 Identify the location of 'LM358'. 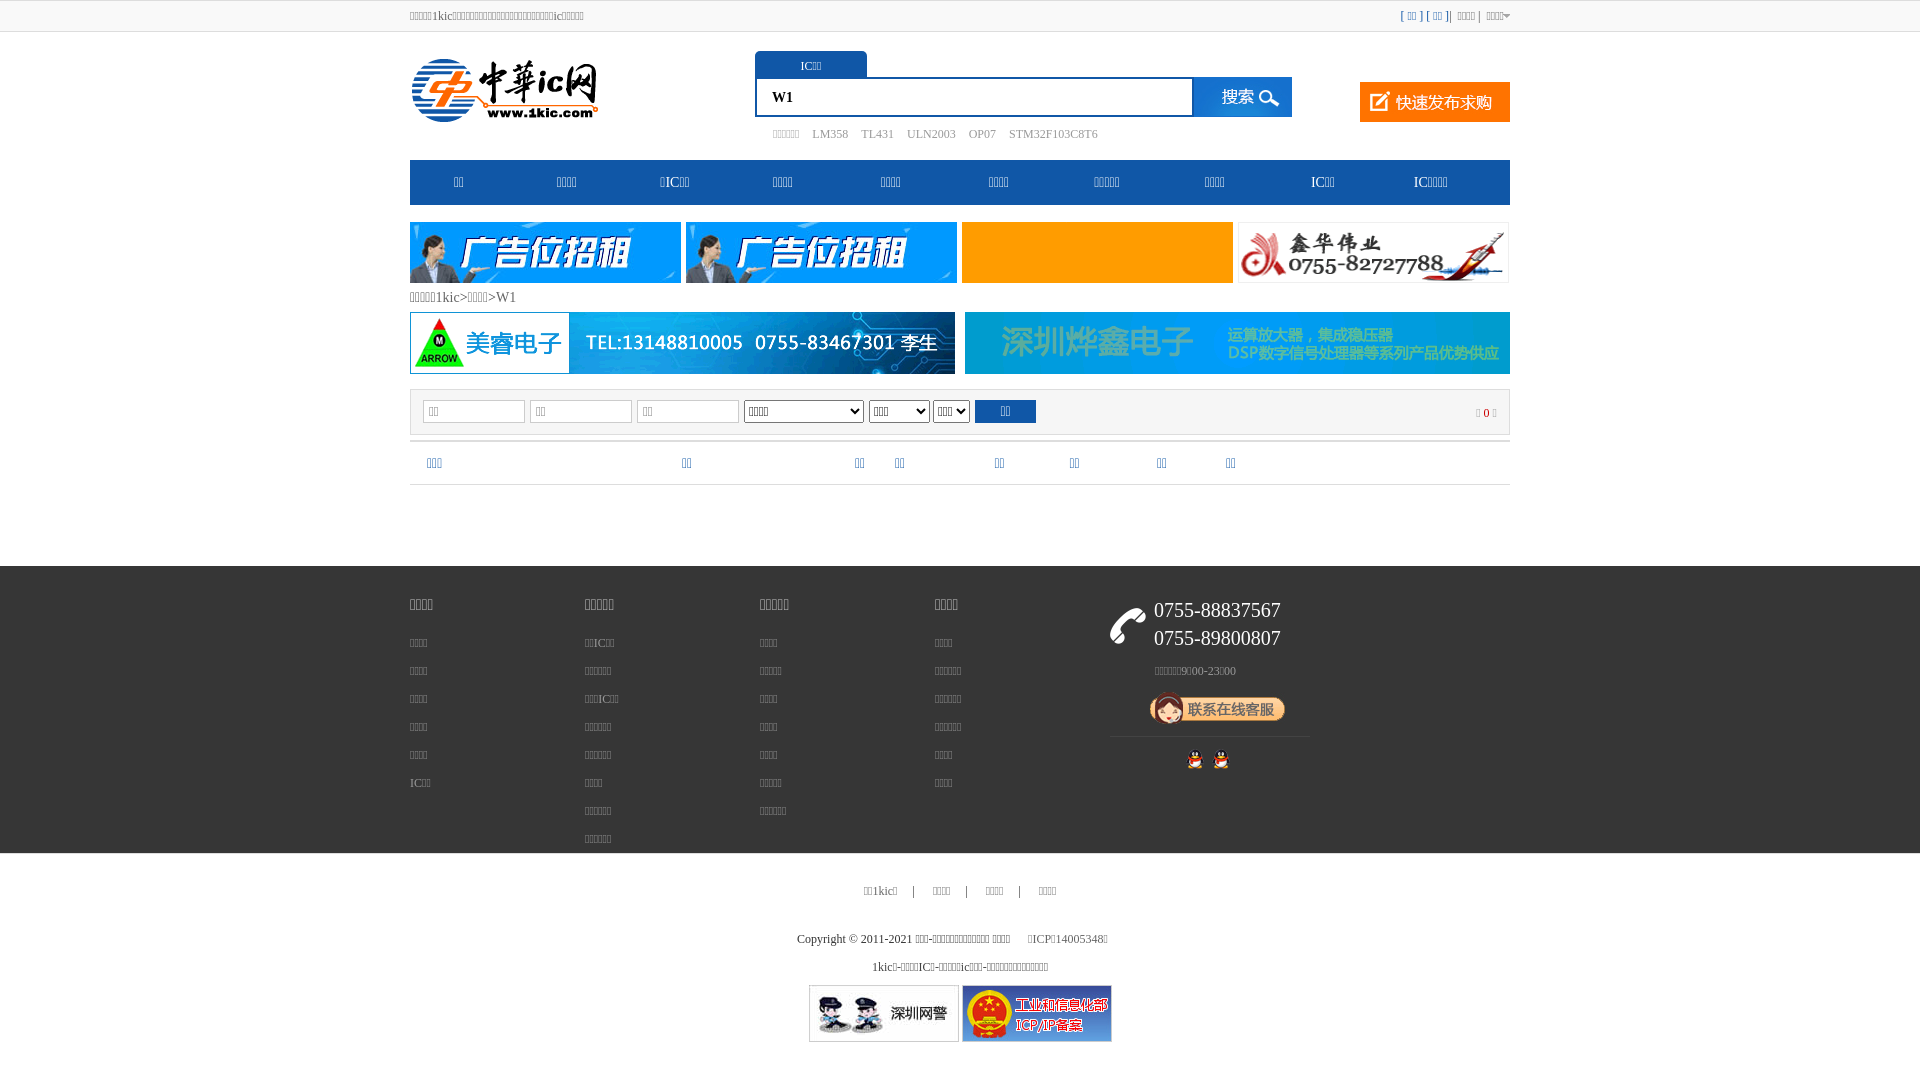
(801, 134).